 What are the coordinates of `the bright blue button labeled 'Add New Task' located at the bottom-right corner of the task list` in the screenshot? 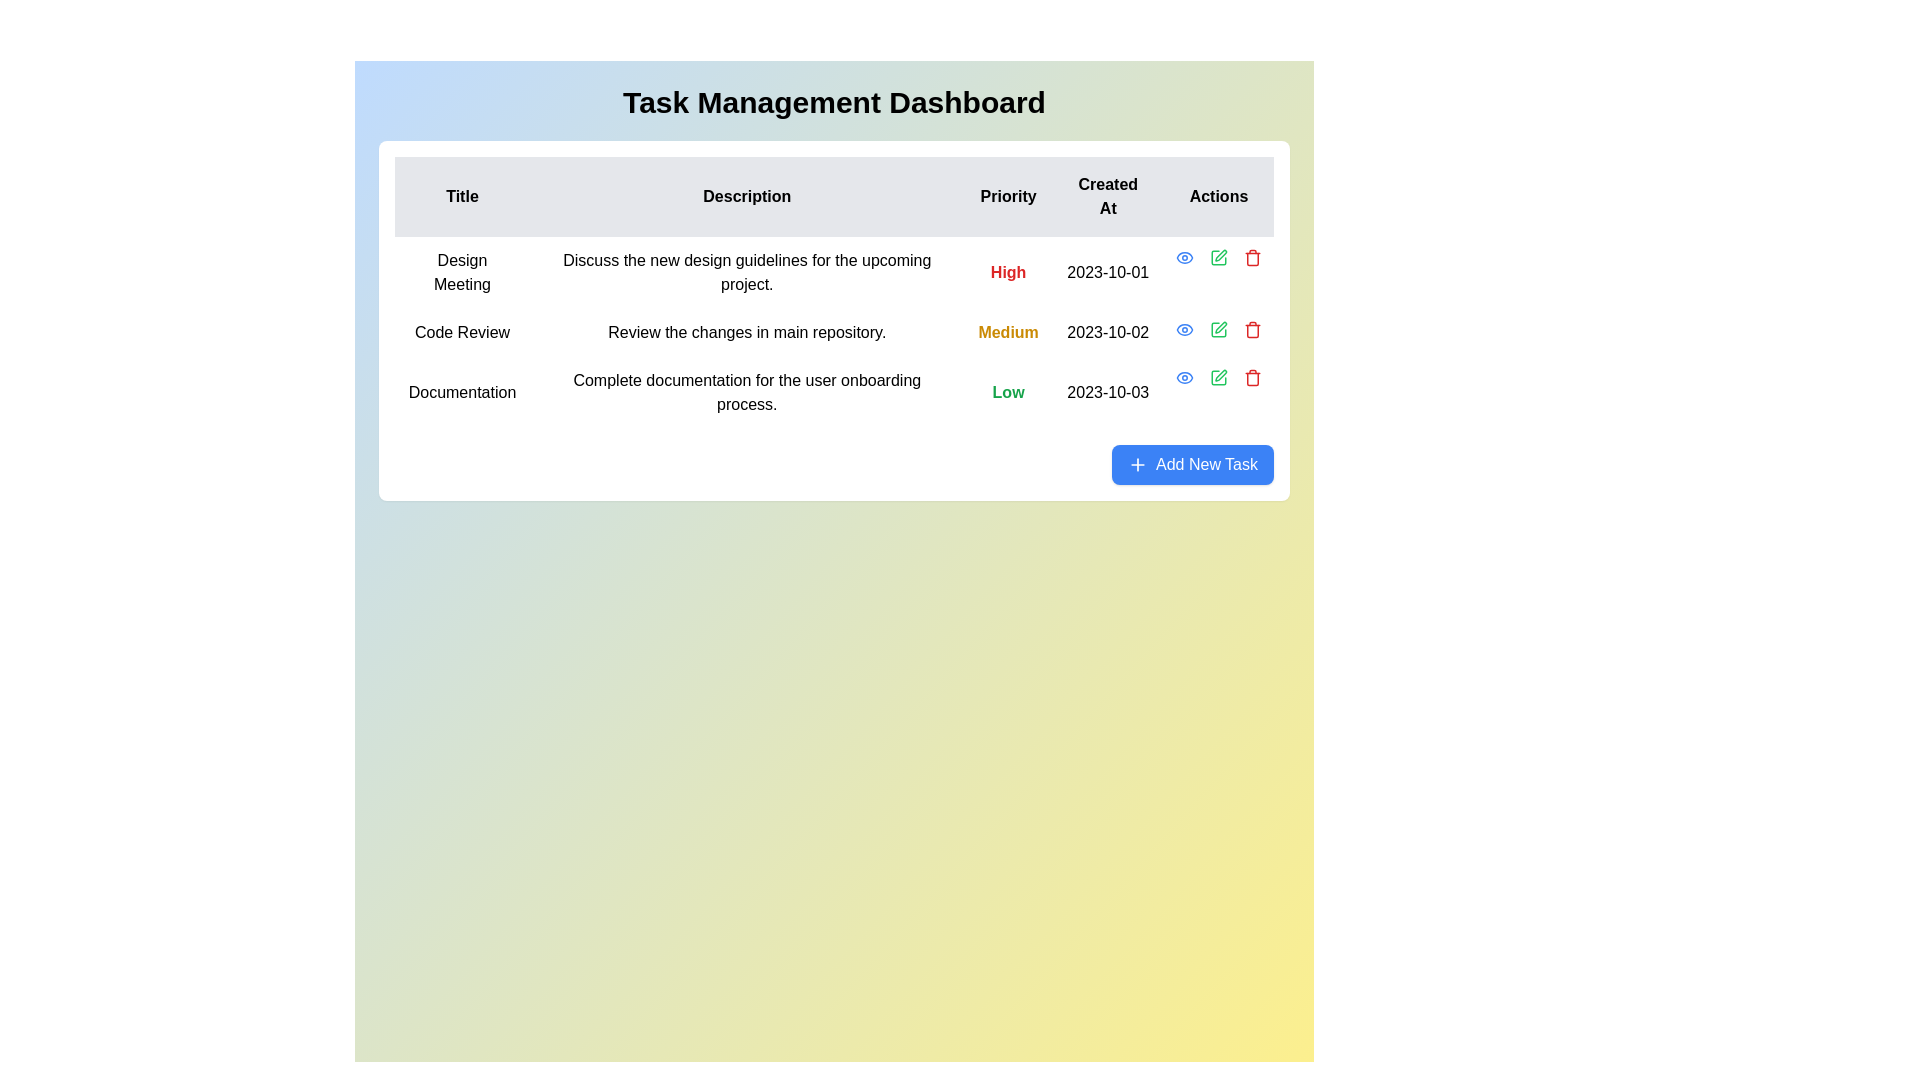 It's located at (1193, 465).